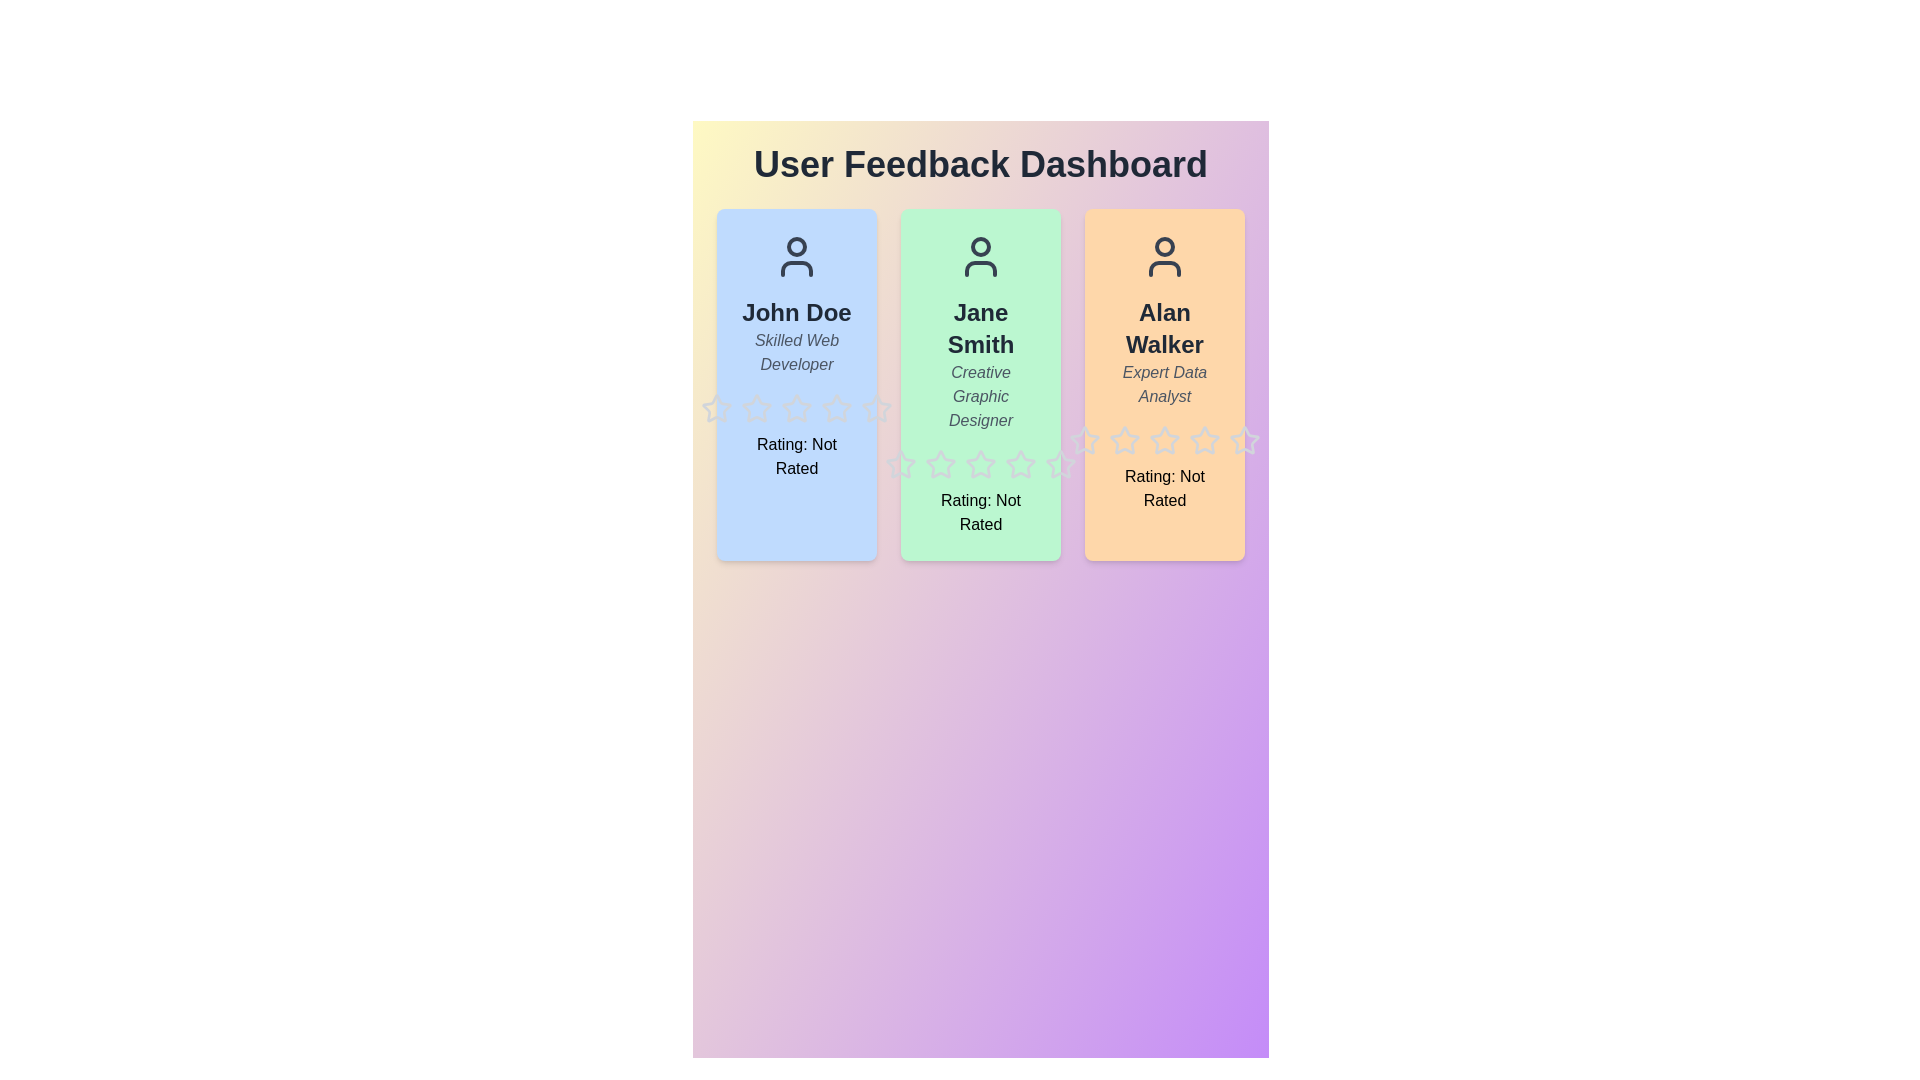  What do you see at coordinates (780, 393) in the screenshot?
I see `the star icon corresponding to 3 for user John Doe` at bounding box center [780, 393].